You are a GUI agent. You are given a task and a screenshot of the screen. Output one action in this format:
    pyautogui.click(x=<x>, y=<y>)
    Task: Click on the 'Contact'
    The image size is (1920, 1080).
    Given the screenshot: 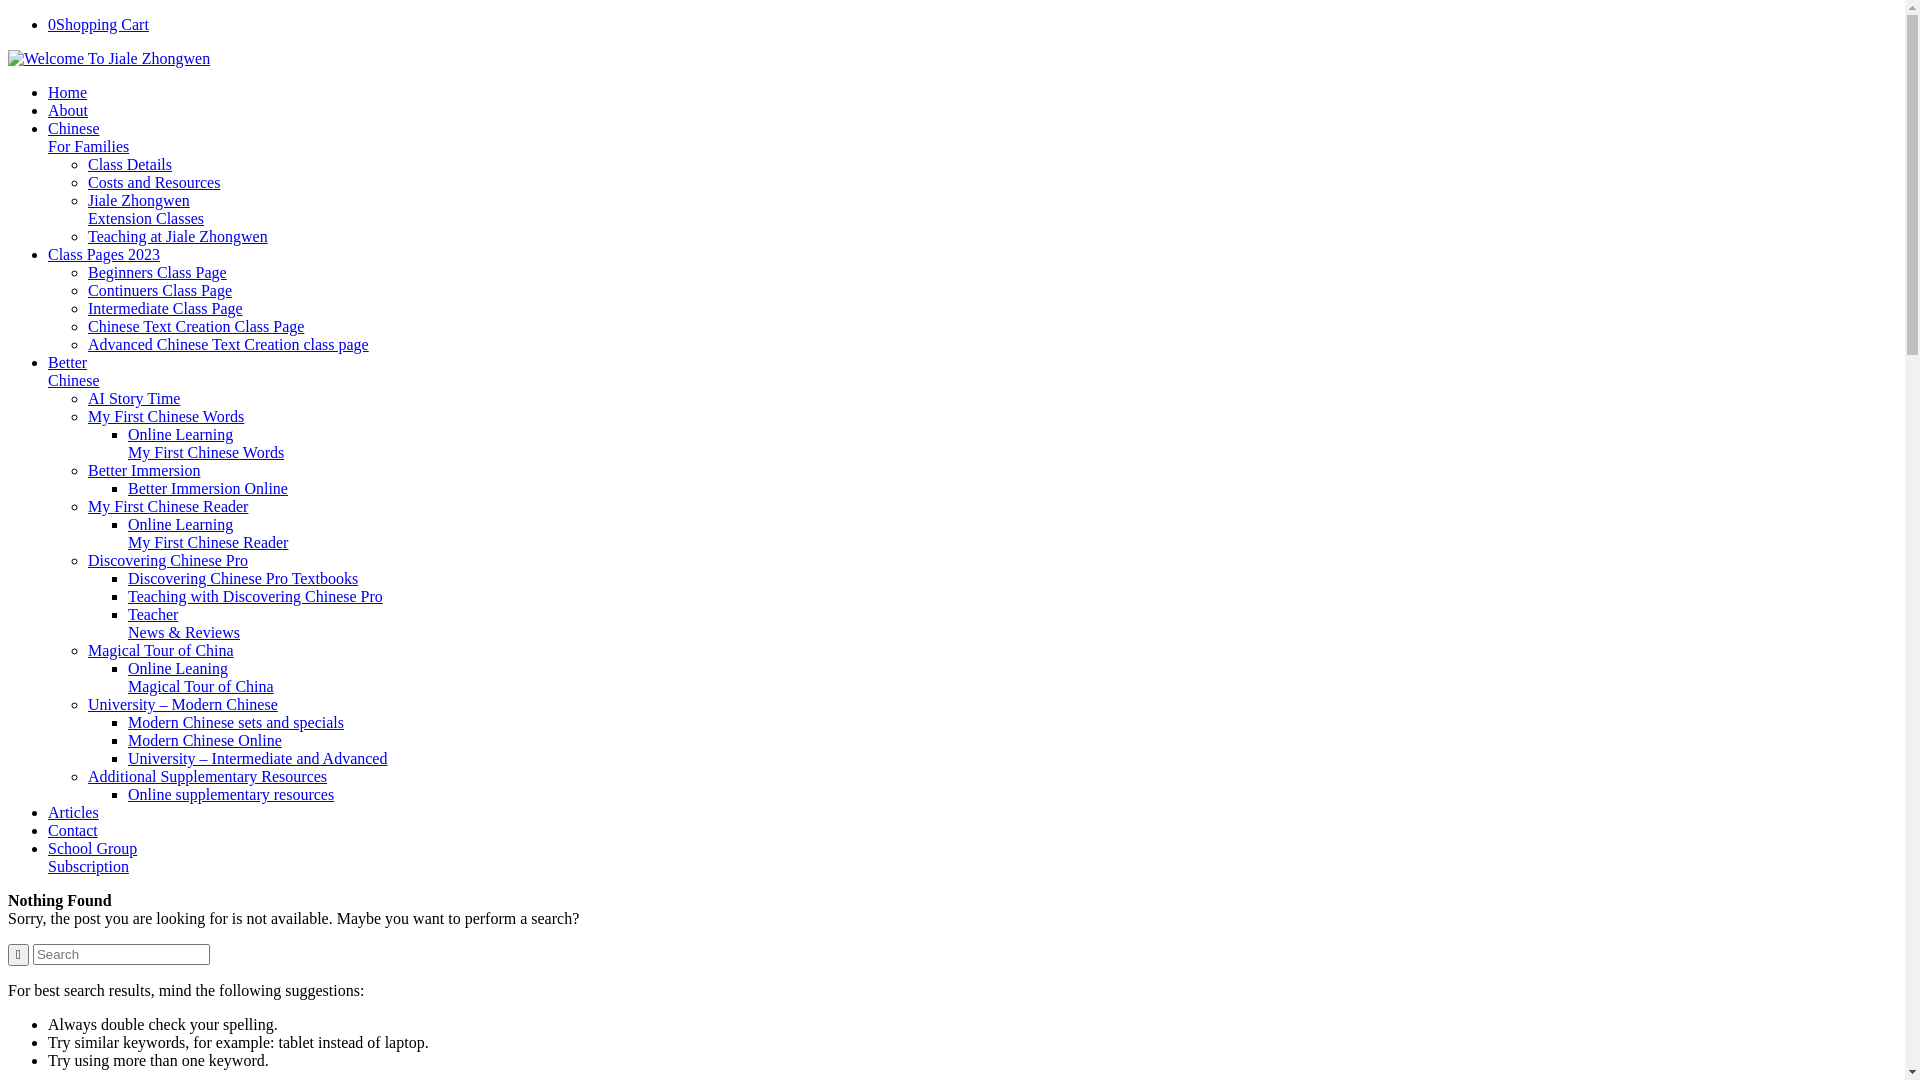 What is the action you would take?
    pyautogui.click(x=72, y=830)
    